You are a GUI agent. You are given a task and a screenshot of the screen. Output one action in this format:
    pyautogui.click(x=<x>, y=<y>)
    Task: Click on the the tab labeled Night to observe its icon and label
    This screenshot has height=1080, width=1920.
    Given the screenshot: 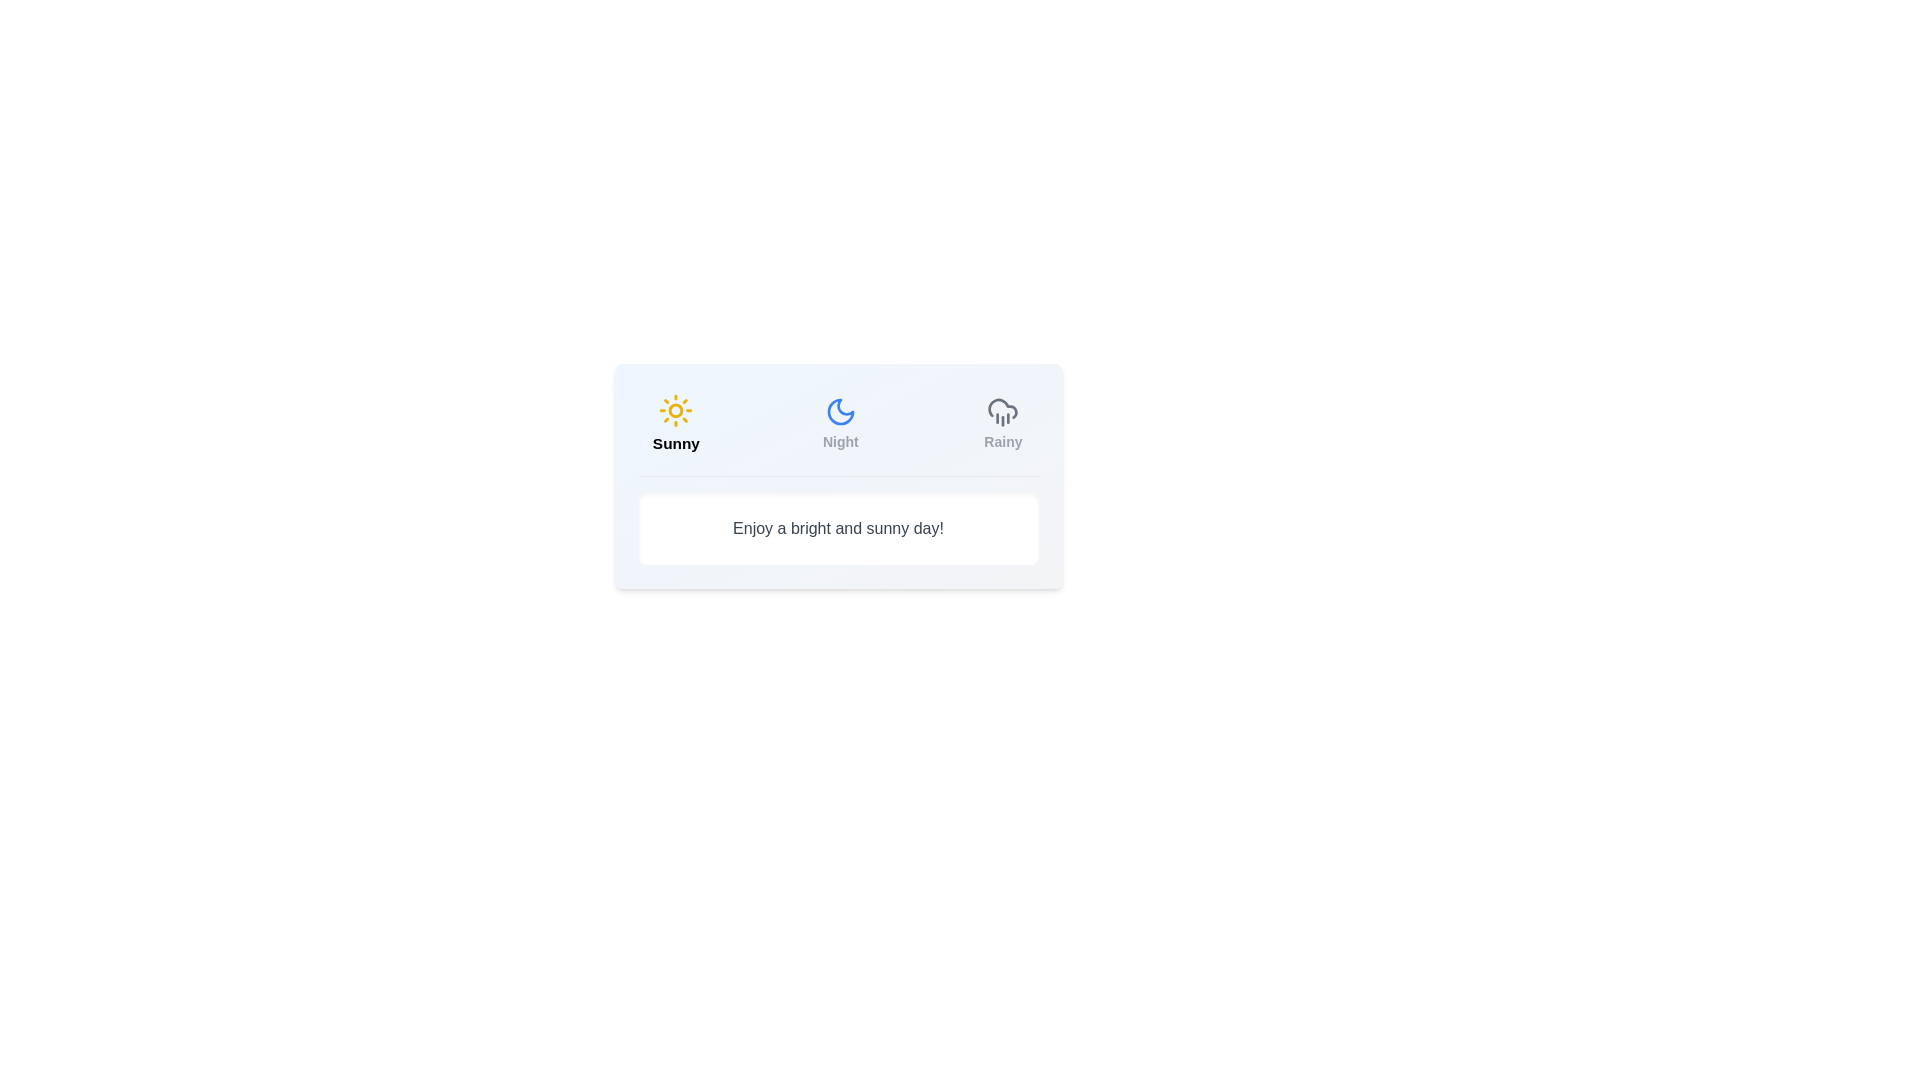 What is the action you would take?
    pyautogui.click(x=840, y=423)
    